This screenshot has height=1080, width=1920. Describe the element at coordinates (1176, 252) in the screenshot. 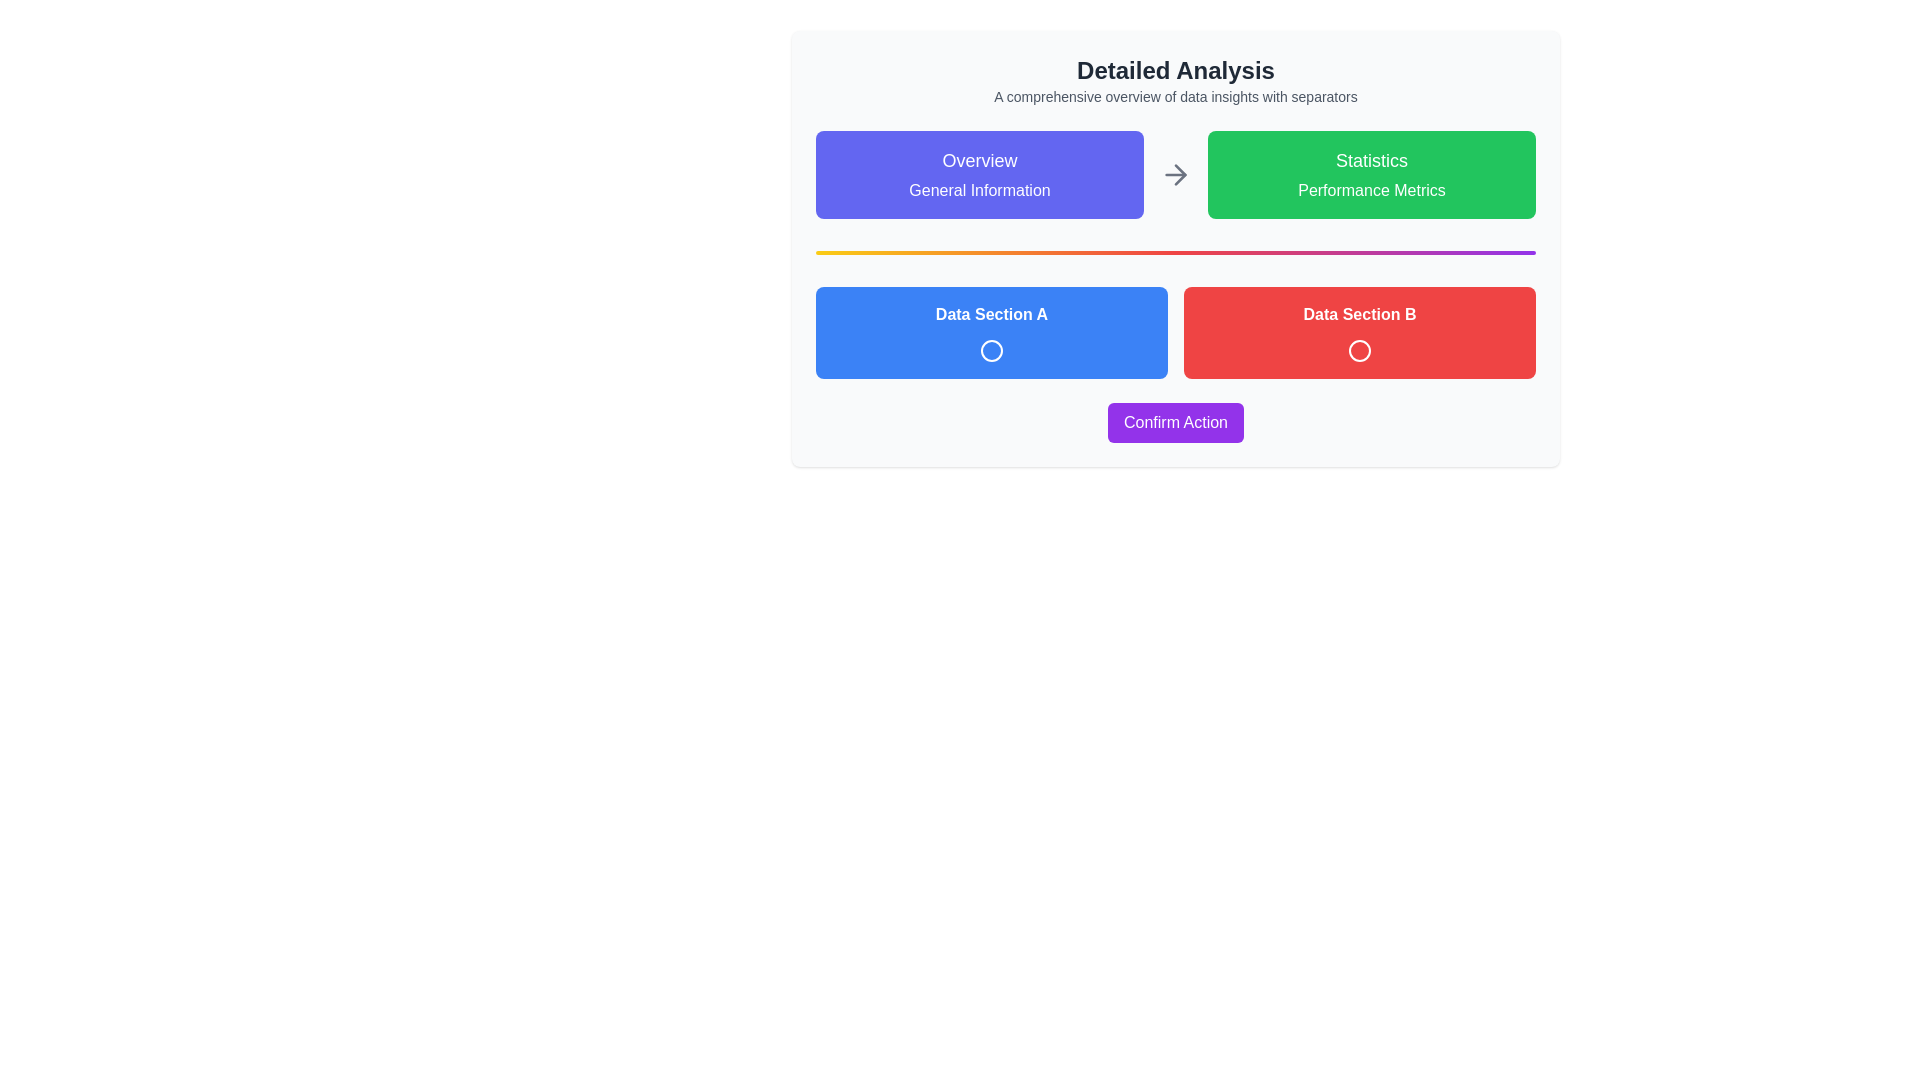

I see `the thin horizontal Separator bar featuring a gradient fill transitioning from yellow through red to purple, positioned below the 'Overview' and 'Statistics' sections and above 'Data Section A' and 'Data Section B'` at that location.